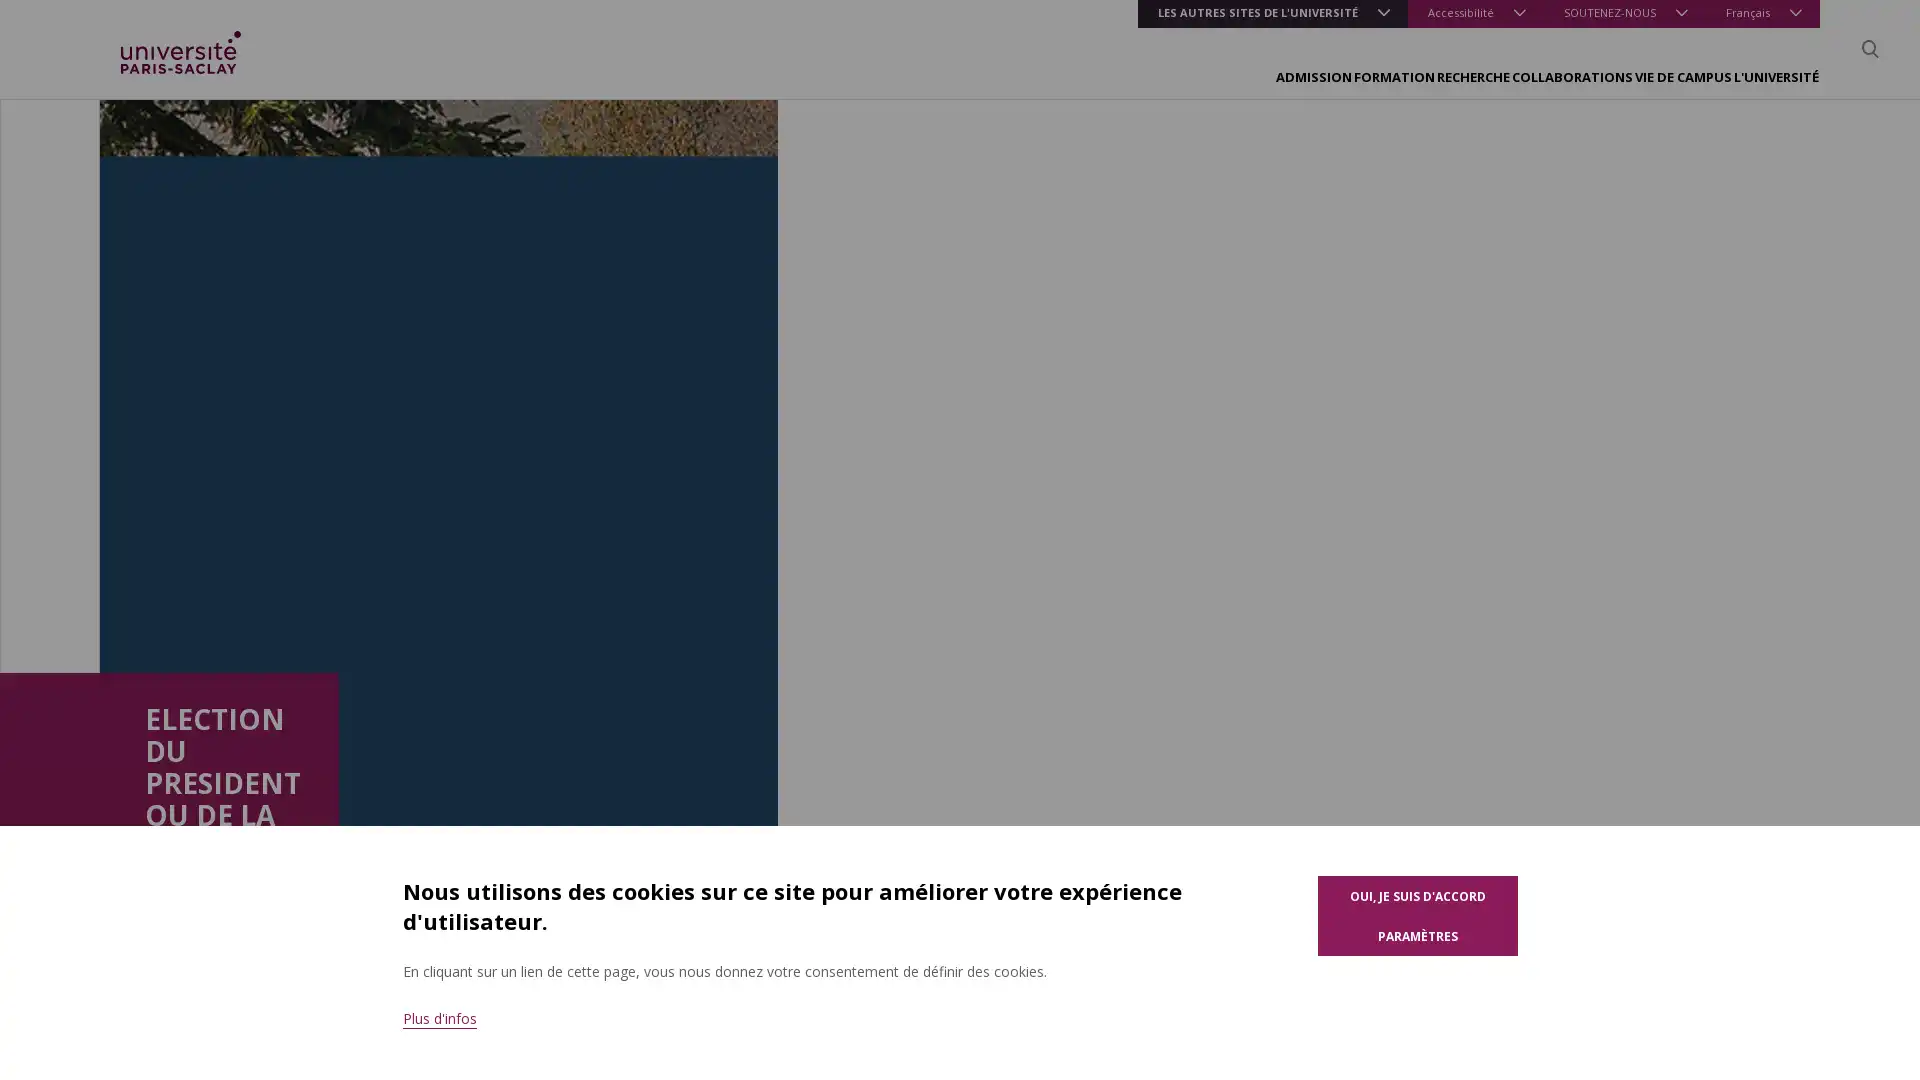  Describe the element at coordinates (1595, 68) in the screenshot. I see `VIE DE CAMPUS` at that location.